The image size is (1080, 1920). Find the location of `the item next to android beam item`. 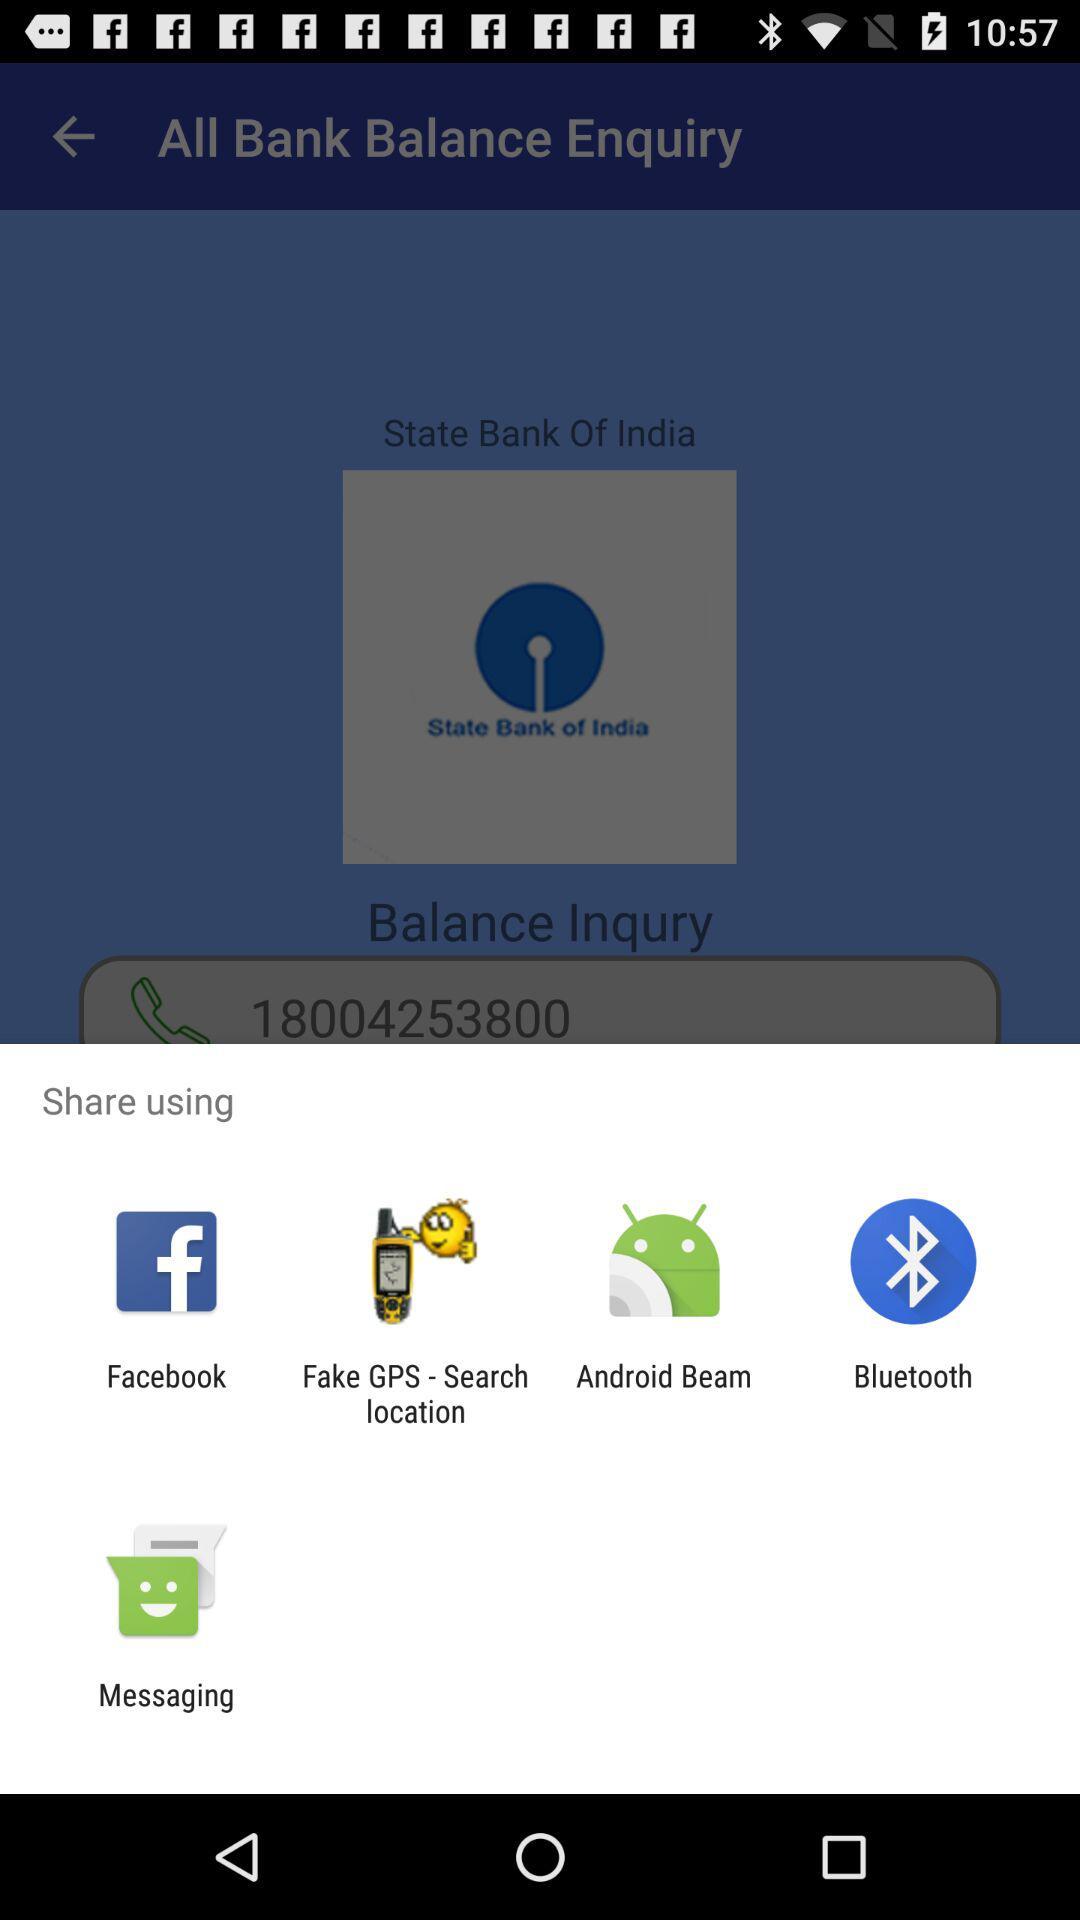

the item next to android beam item is located at coordinates (414, 1392).